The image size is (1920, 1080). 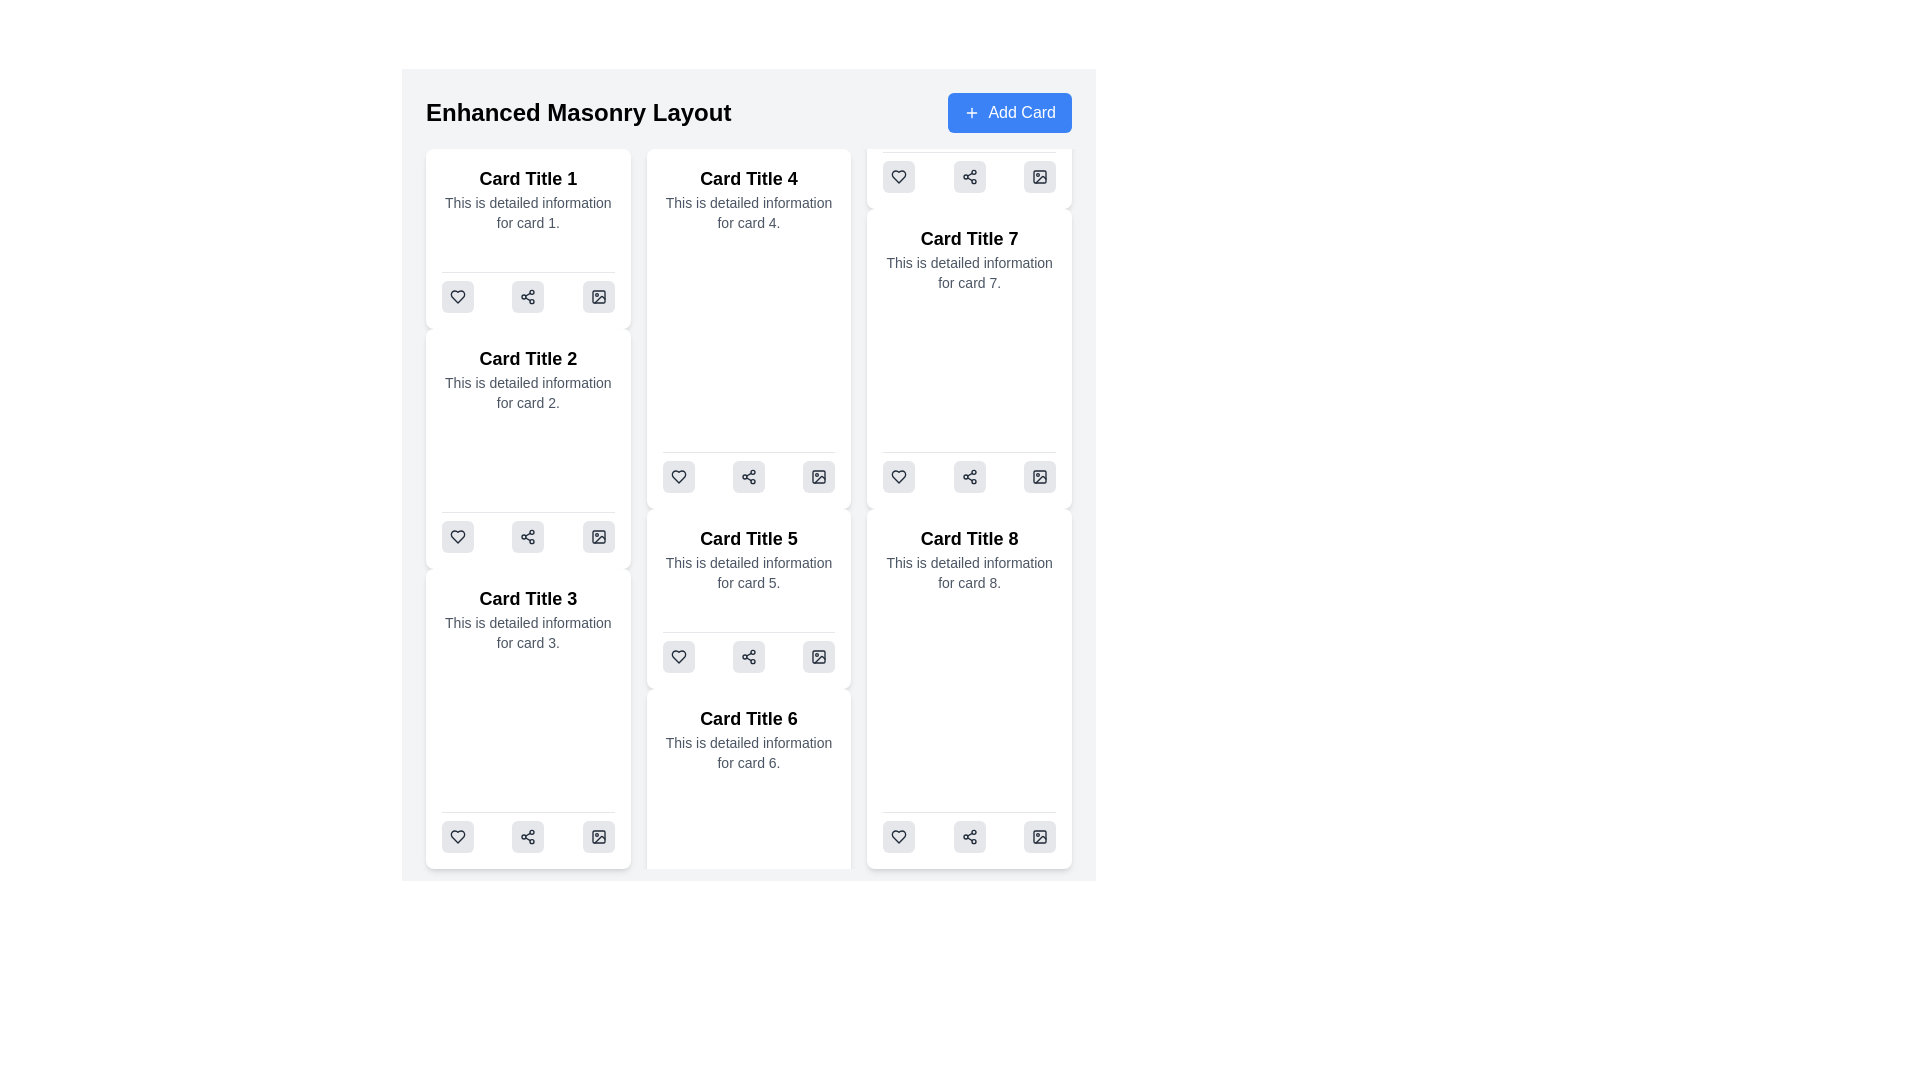 What do you see at coordinates (528, 535) in the screenshot?
I see `the small, stylized share icon, which is located in the third card, second column, bottom row of the grid layout, and is the center icon among three in a horizontal group at the bottom of the card` at bounding box center [528, 535].